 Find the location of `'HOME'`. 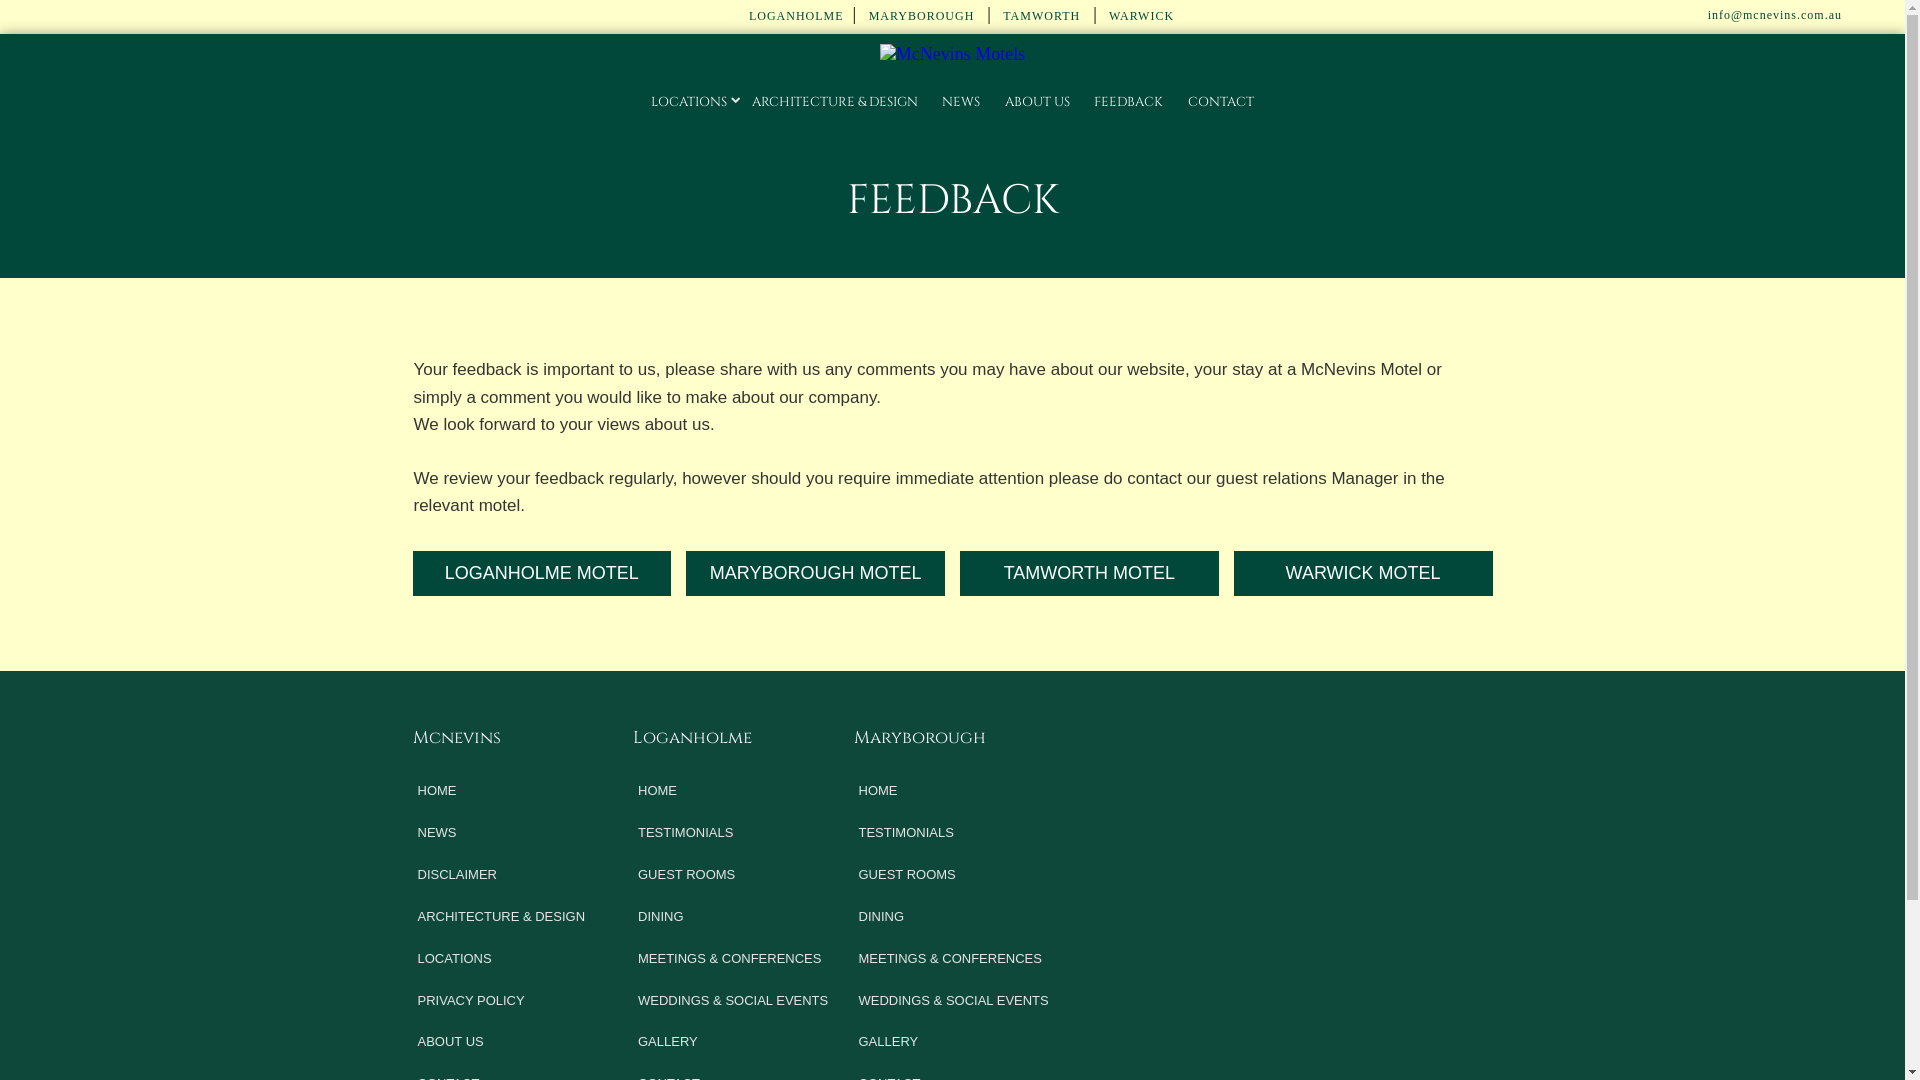

'HOME' is located at coordinates (742, 789).